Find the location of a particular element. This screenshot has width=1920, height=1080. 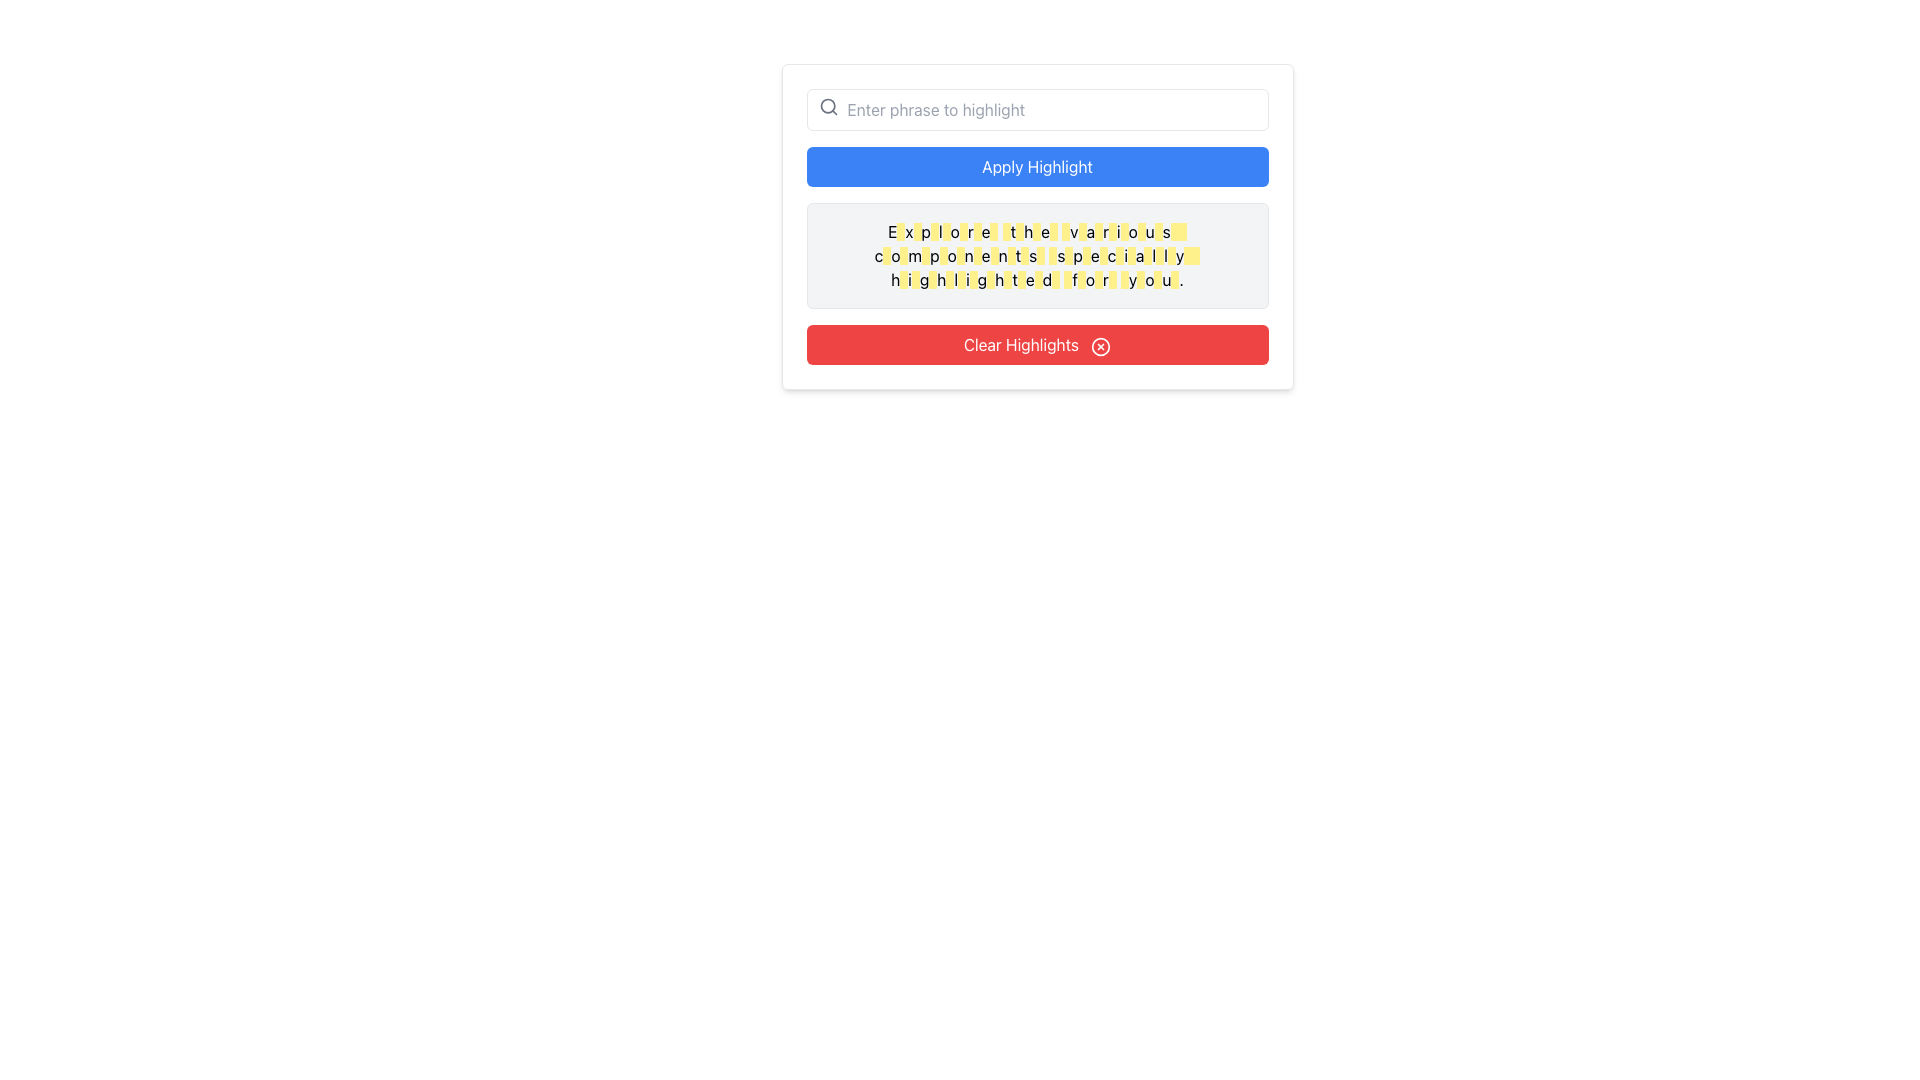

the Informational text block that has a gray border and rounded corners, containing the text 'Explore the various components specially highlighted for you.' is located at coordinates (1037, 226).